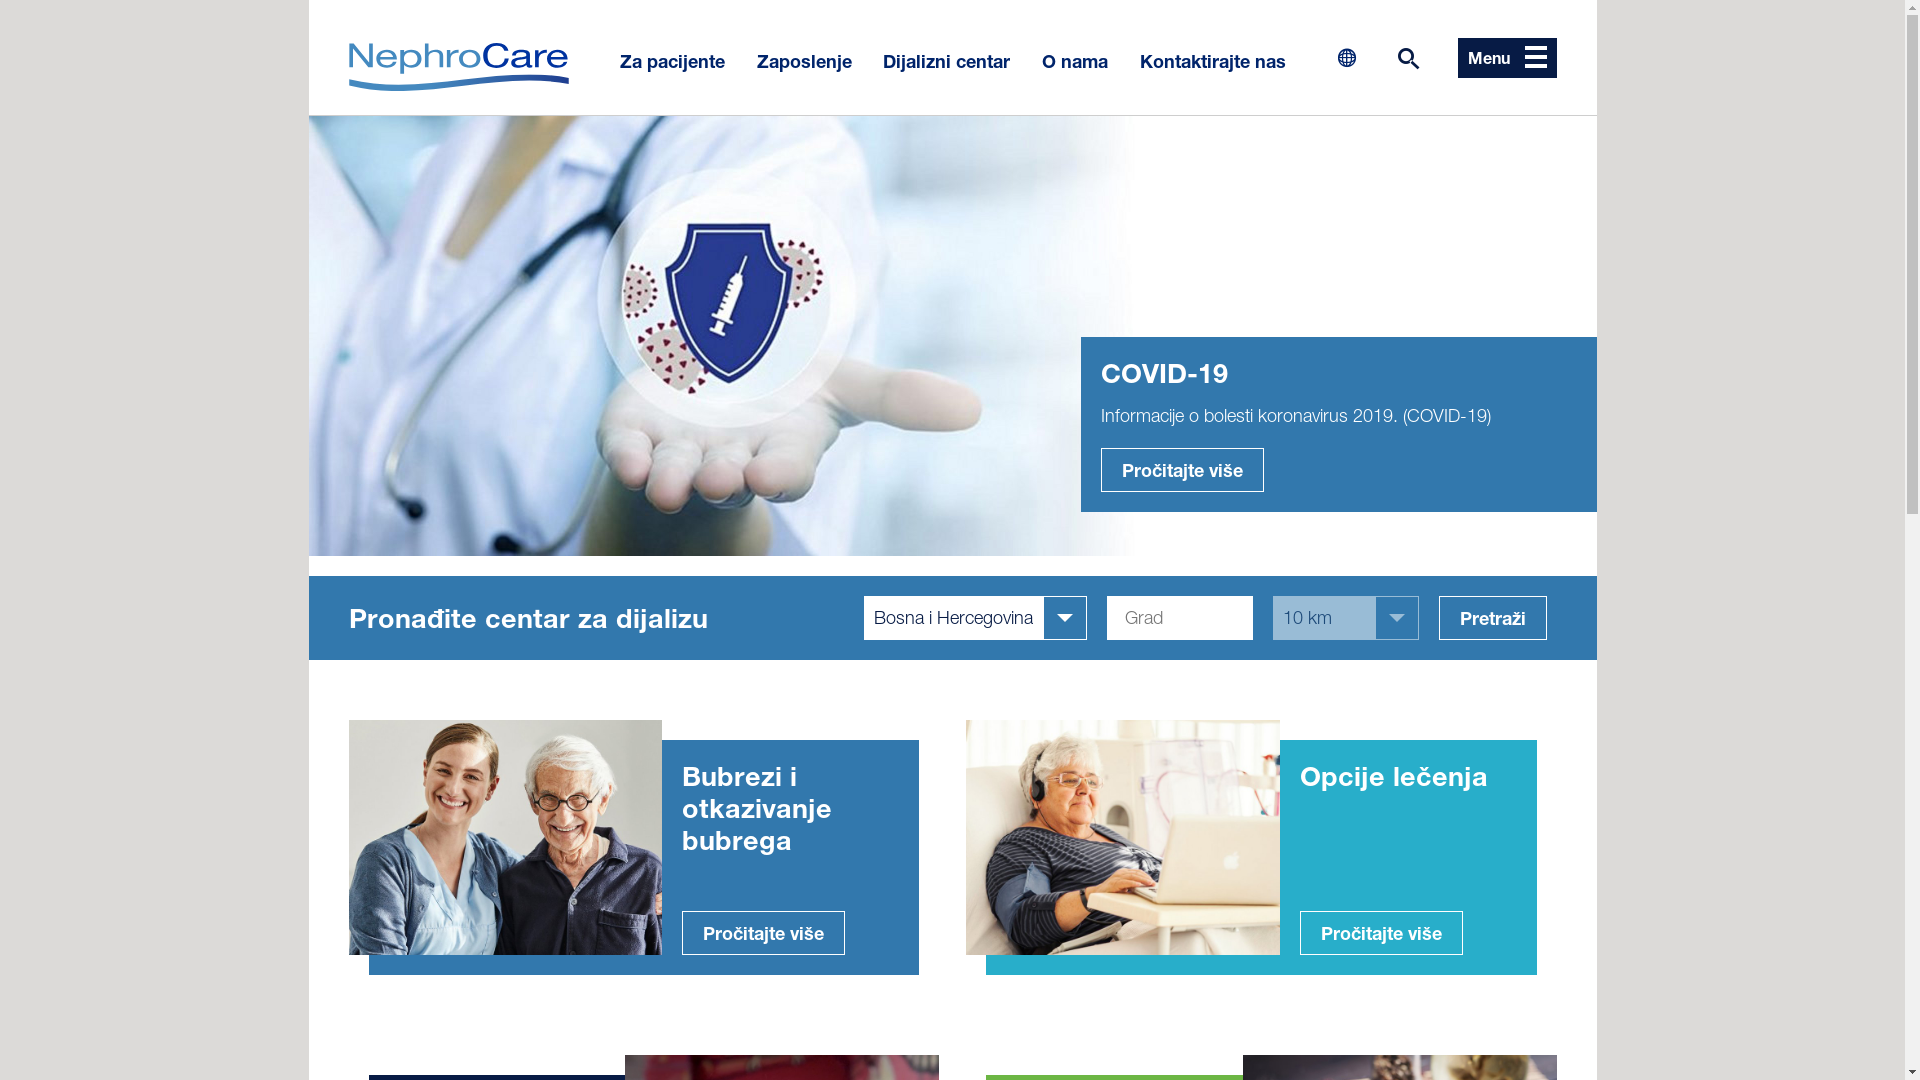 The image size is (1920, 1080). What do you see at coordinates (804, 56) in the screenshot?
I see `'Zaposlenje'` at bounding box center [804, 56].